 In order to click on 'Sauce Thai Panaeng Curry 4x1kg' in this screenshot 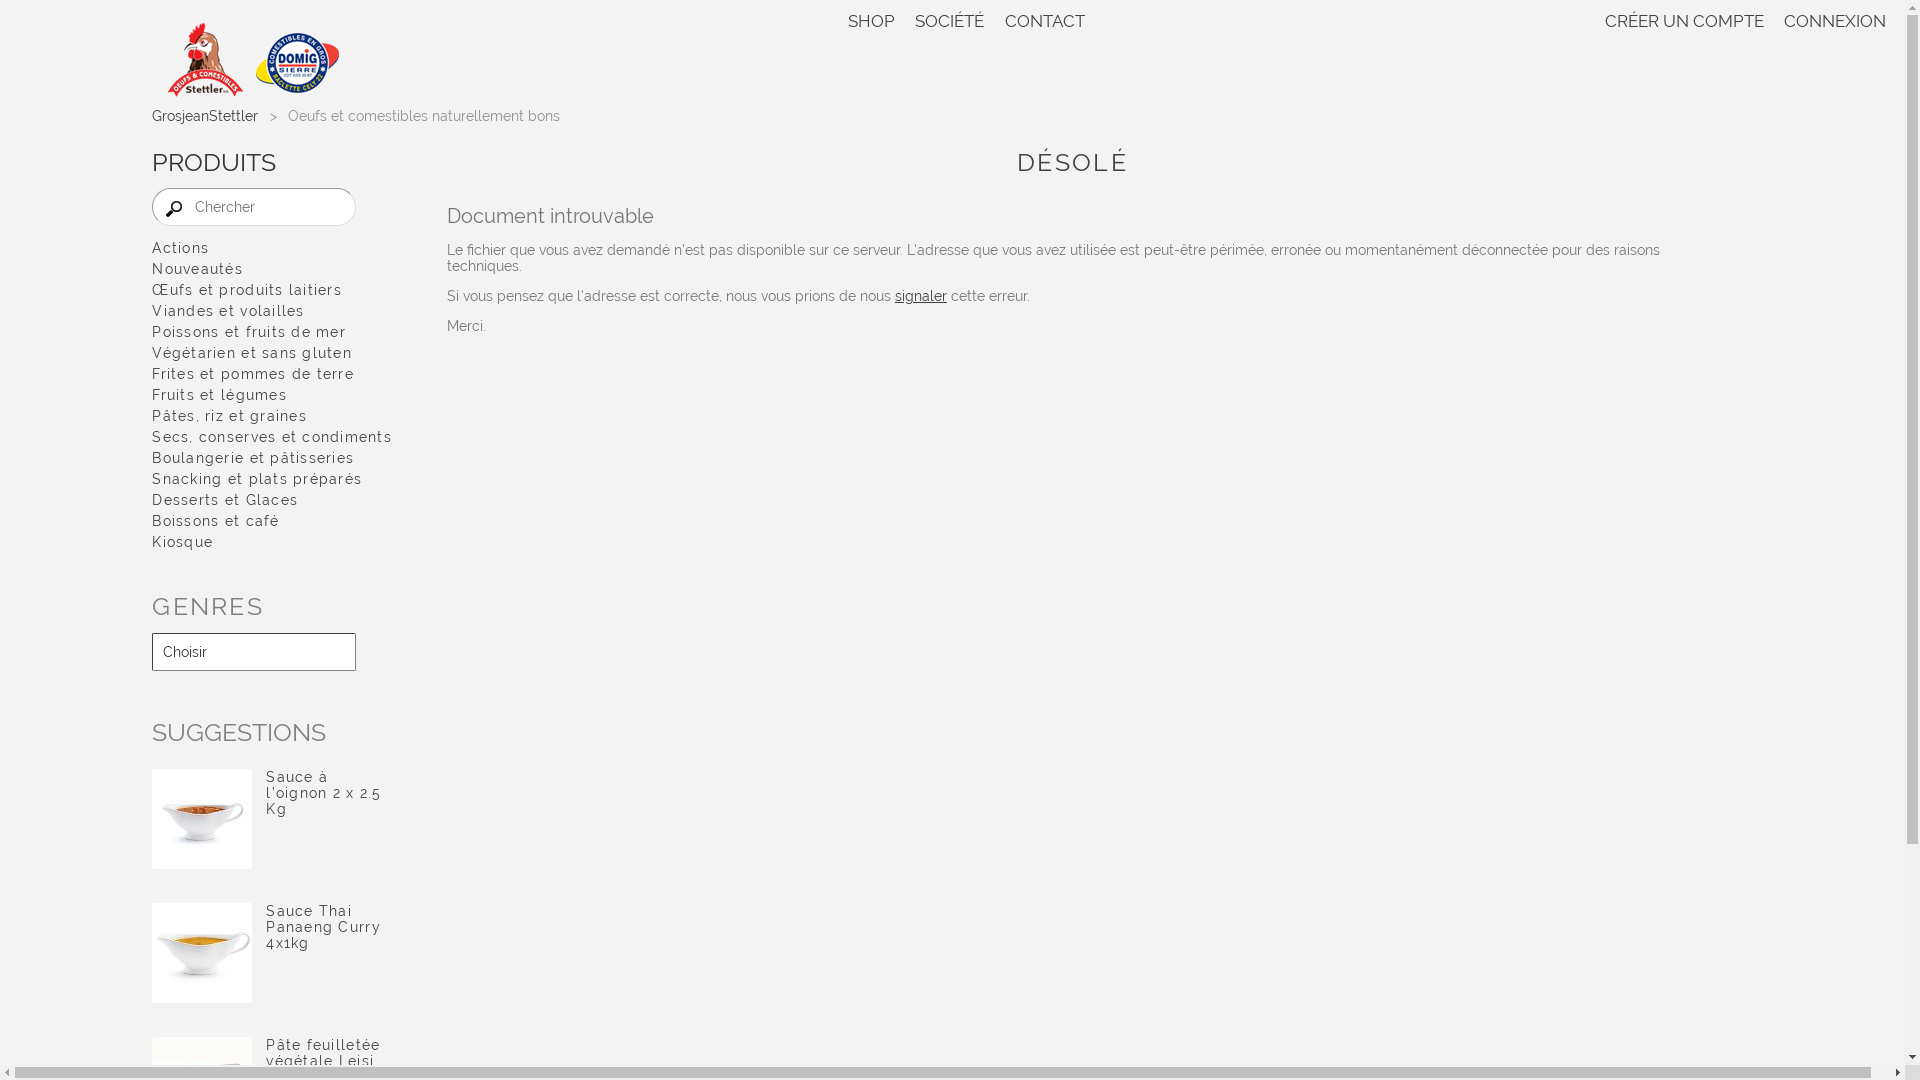, I will do `click(201, 953)`.